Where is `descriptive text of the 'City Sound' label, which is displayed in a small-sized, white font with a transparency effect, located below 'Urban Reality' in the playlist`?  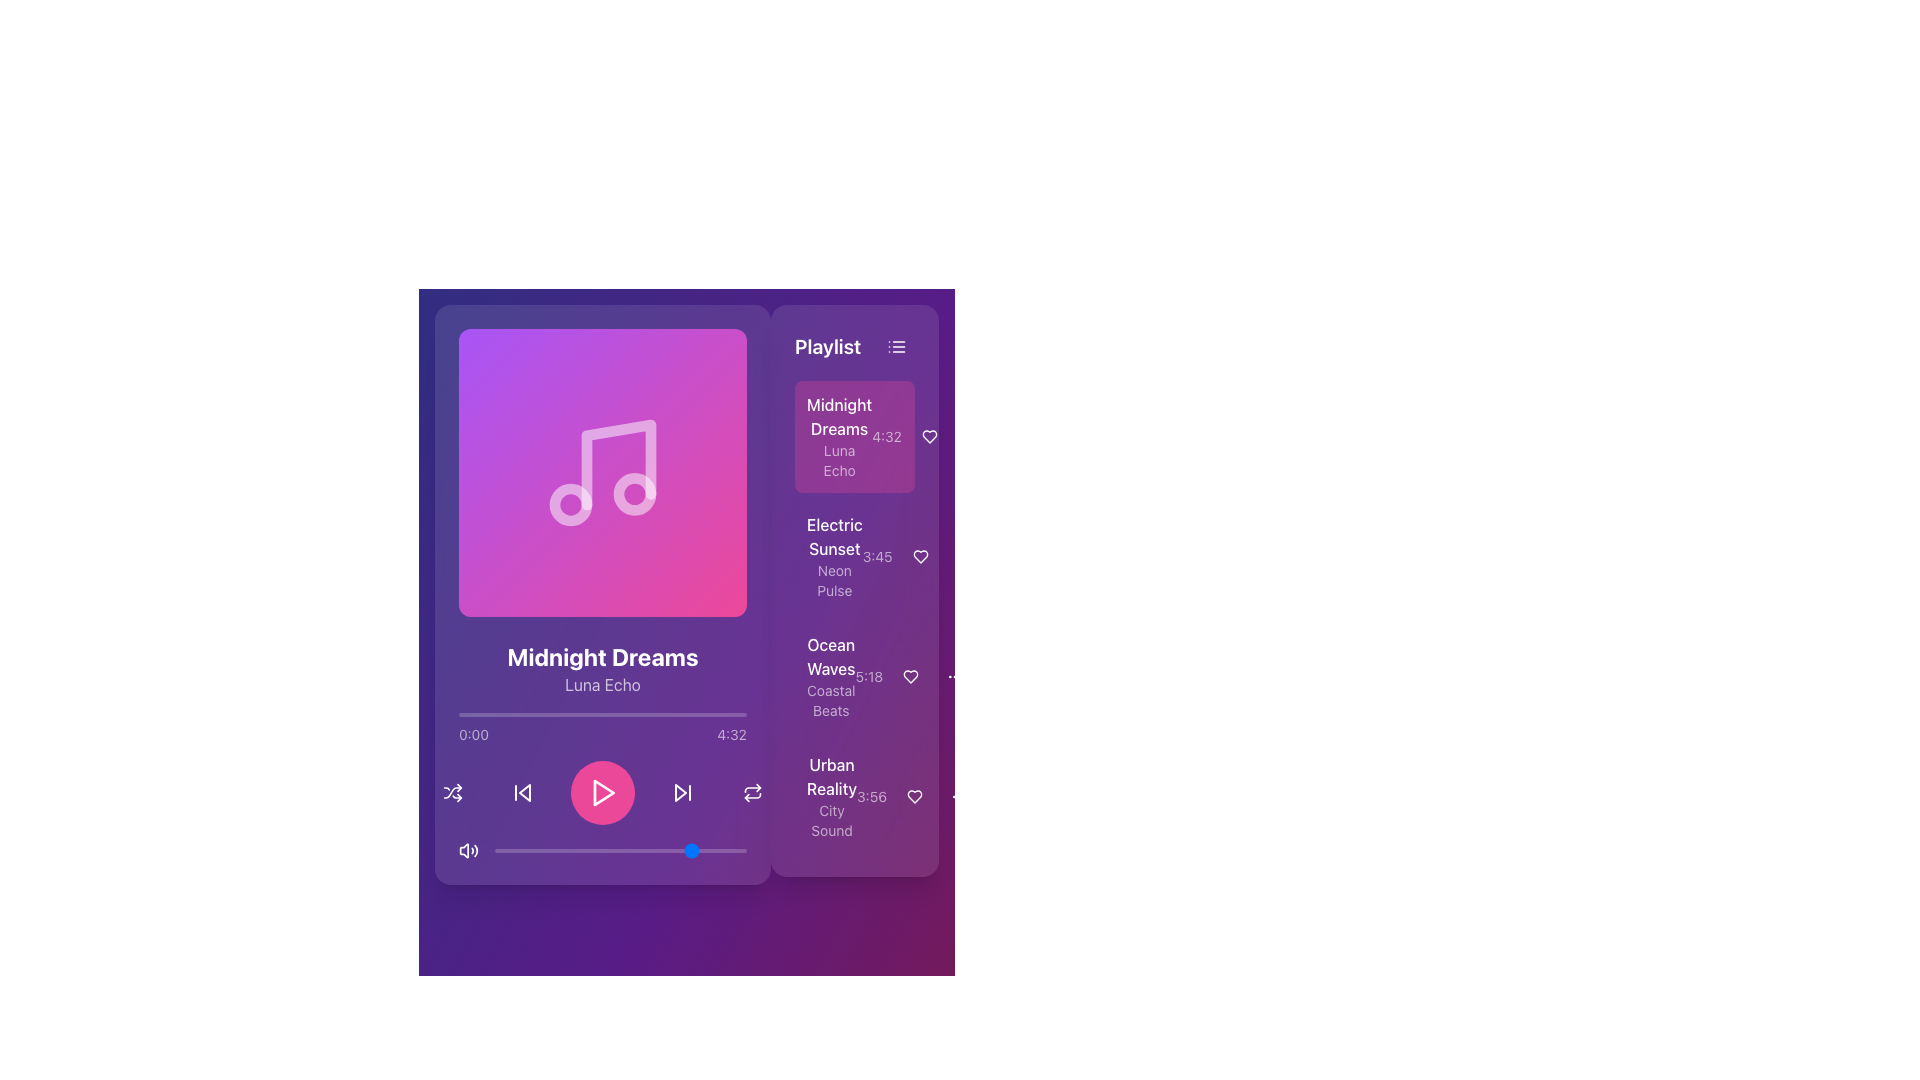
descriptive text of the 'City Sound' label, which is displayed in a small-sized, white font with a transparency effect, located below 'Urban Reality' in the playlist is located at coordinates (831, 821).